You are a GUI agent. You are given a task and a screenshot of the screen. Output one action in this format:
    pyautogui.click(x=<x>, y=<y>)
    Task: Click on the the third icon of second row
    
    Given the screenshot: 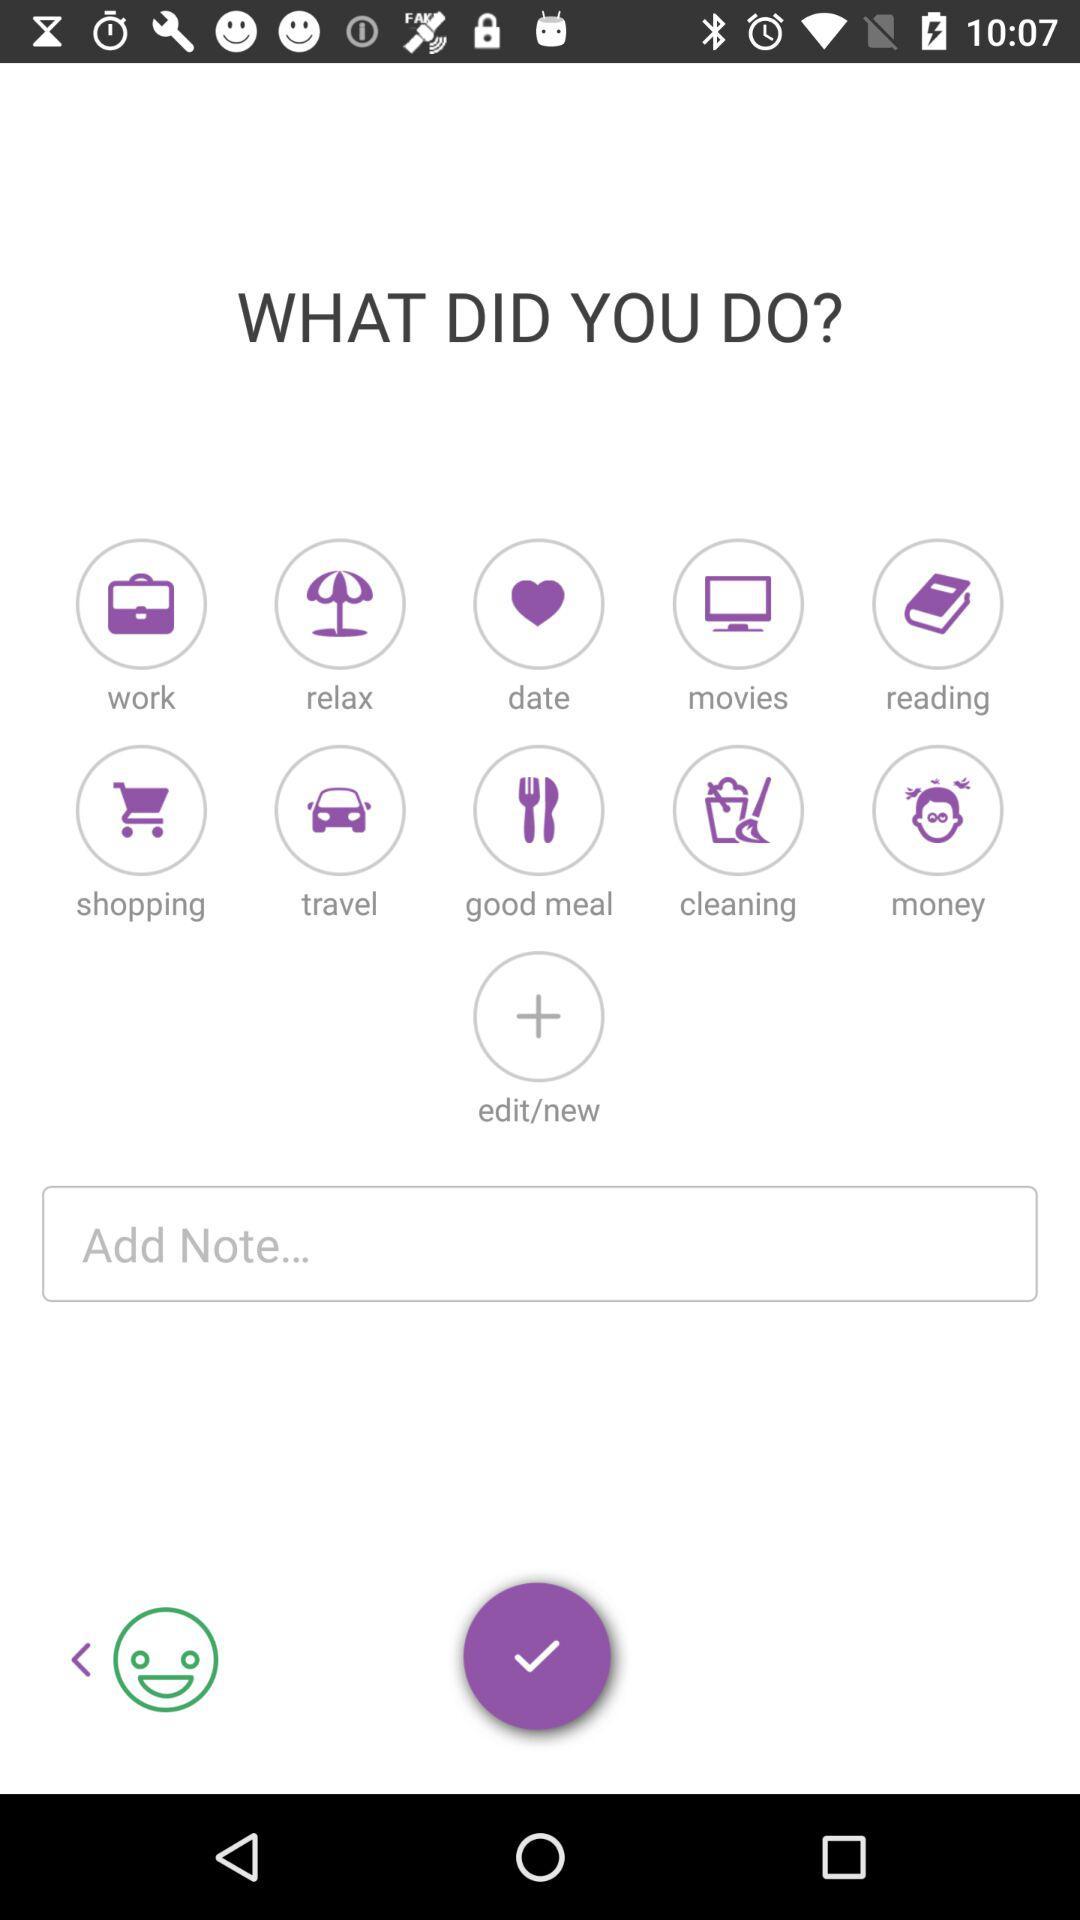 What is the action you would take?
    pyautogui.click(x=538, y=810)
    